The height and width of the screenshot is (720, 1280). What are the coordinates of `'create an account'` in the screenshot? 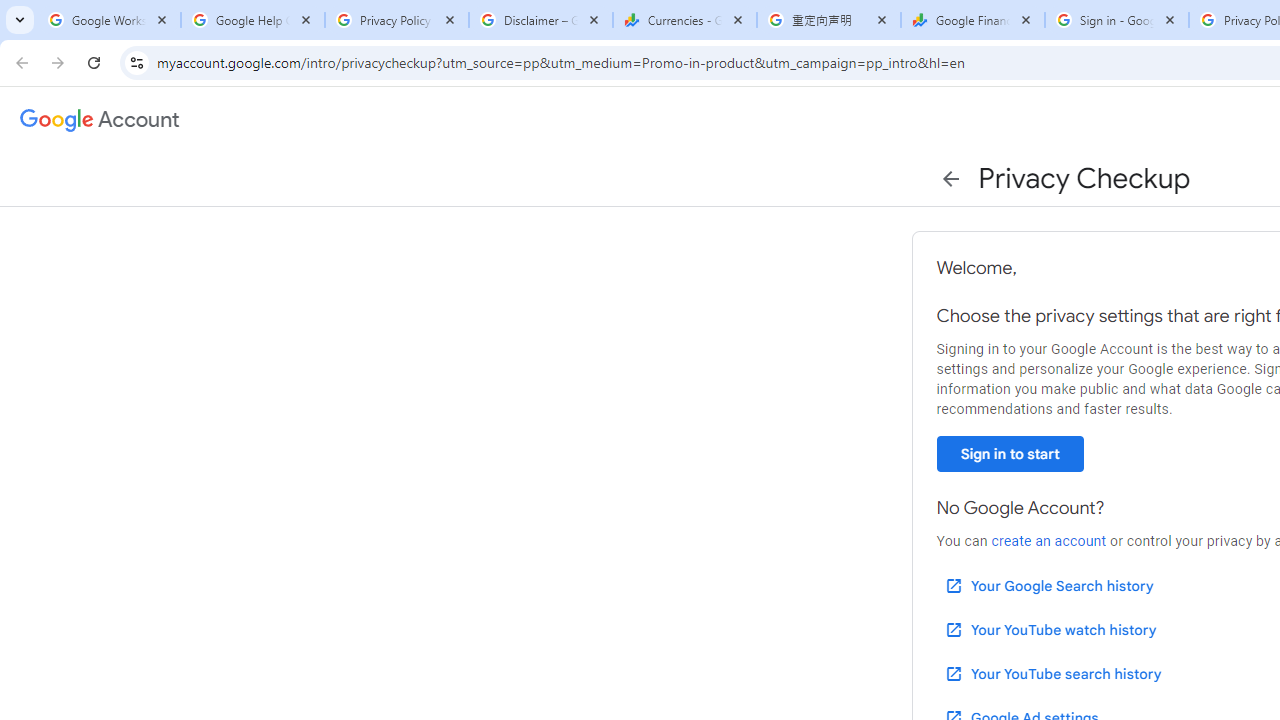 It's located at (1047, 541).